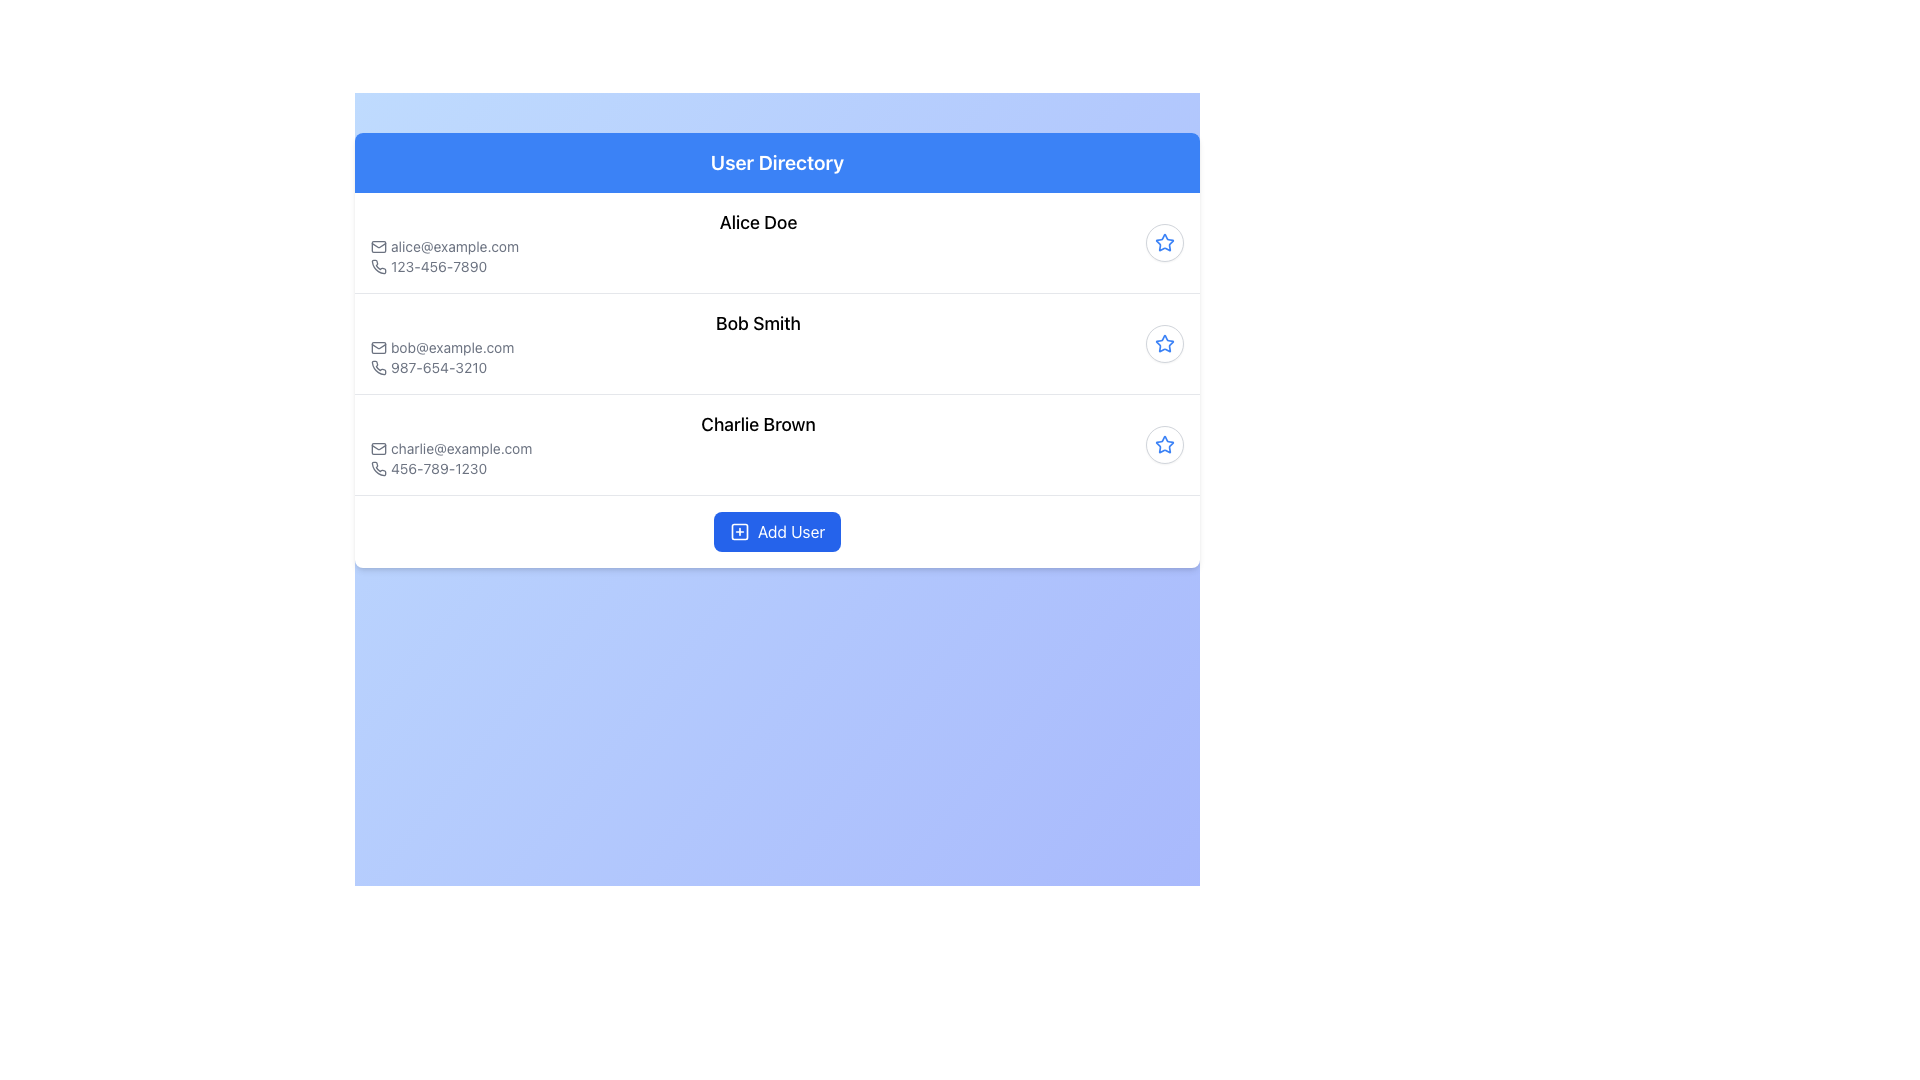  I want to click on the email address 'bob@example.com' displayed in gray font, alongside the mail icon, to prepare for copying the text, so click(757, 346).